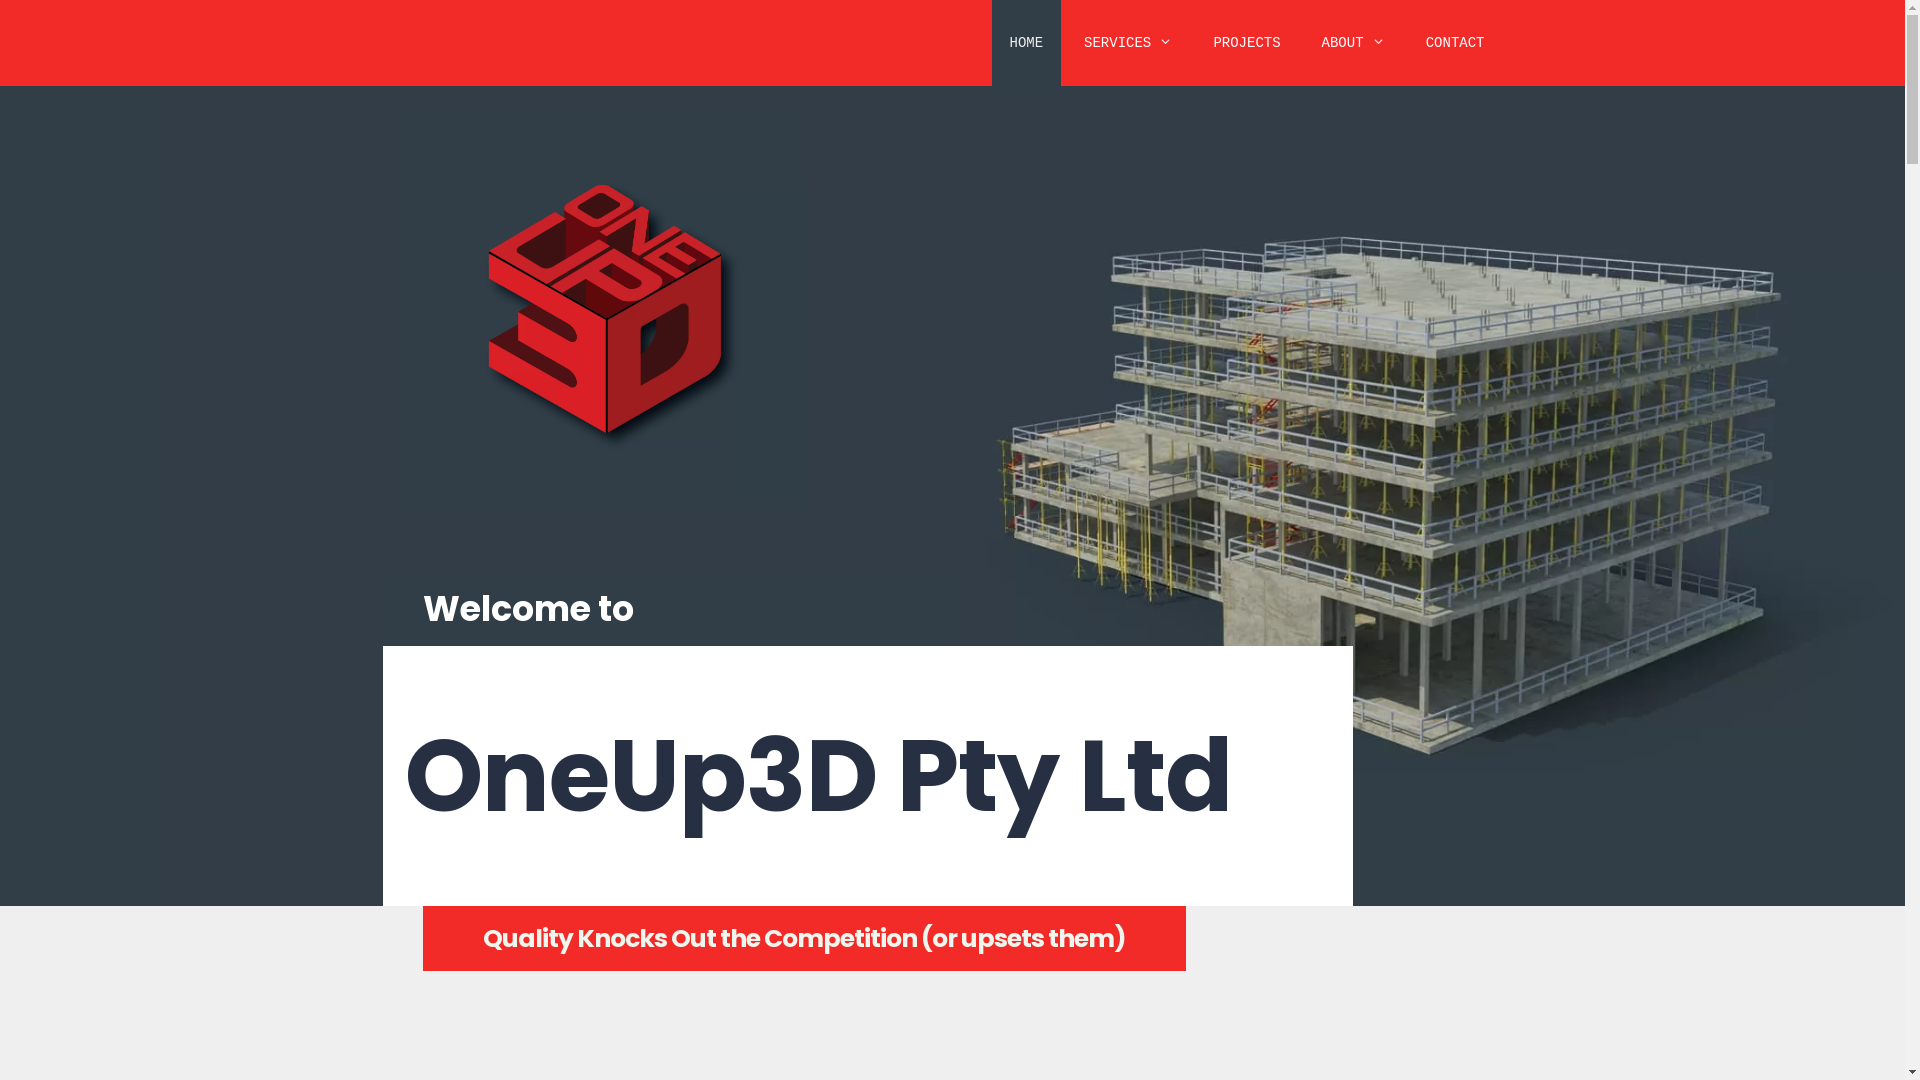 Image resolution: width=1920 pixels, height=1080 pixels. What do you see at coordinates (1128, 42) in the screenshot?
I see `'SERVICES'` at bounding box center [1128, 42].